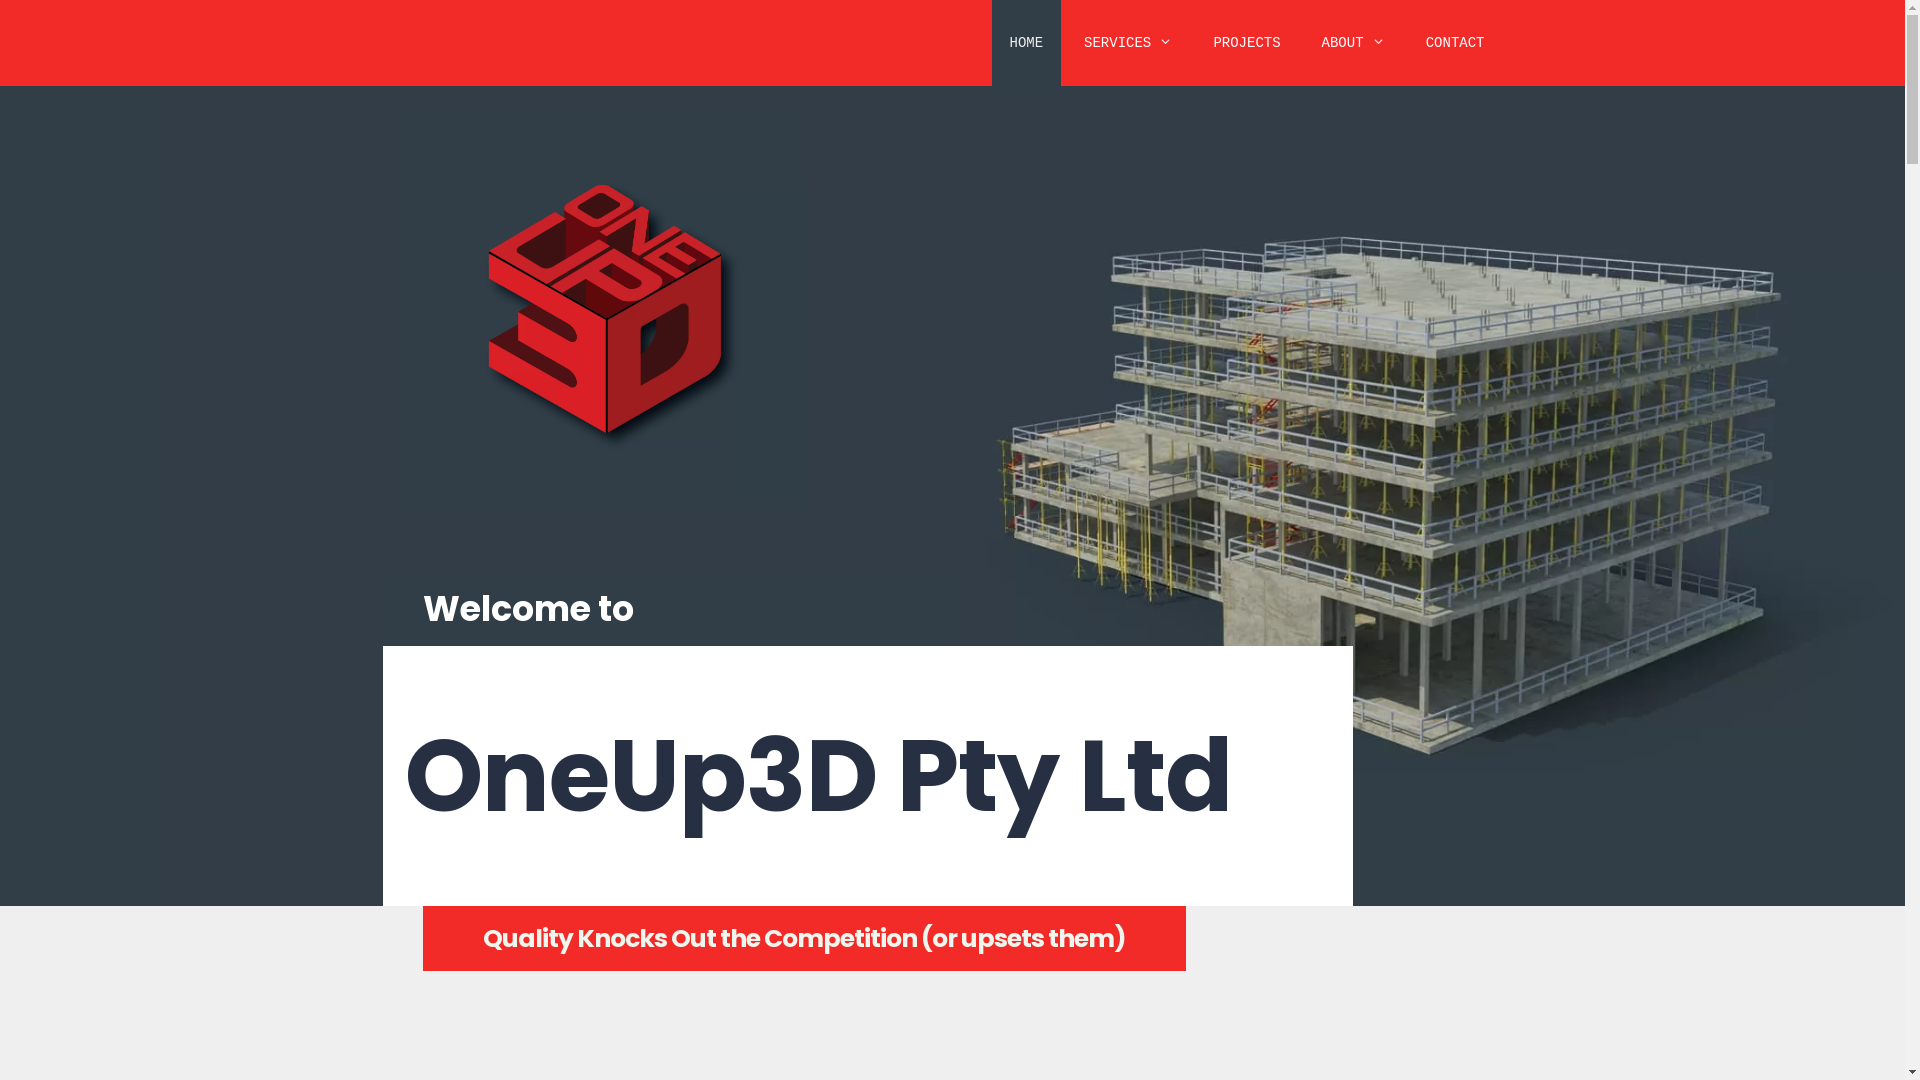 Image resolution: width=1920 pixels, height=1080 pixels. What do you see at coordinates (1128, 42) in the screenshot?
I see `'SERVICES'` at bounding box center [1128, 42].